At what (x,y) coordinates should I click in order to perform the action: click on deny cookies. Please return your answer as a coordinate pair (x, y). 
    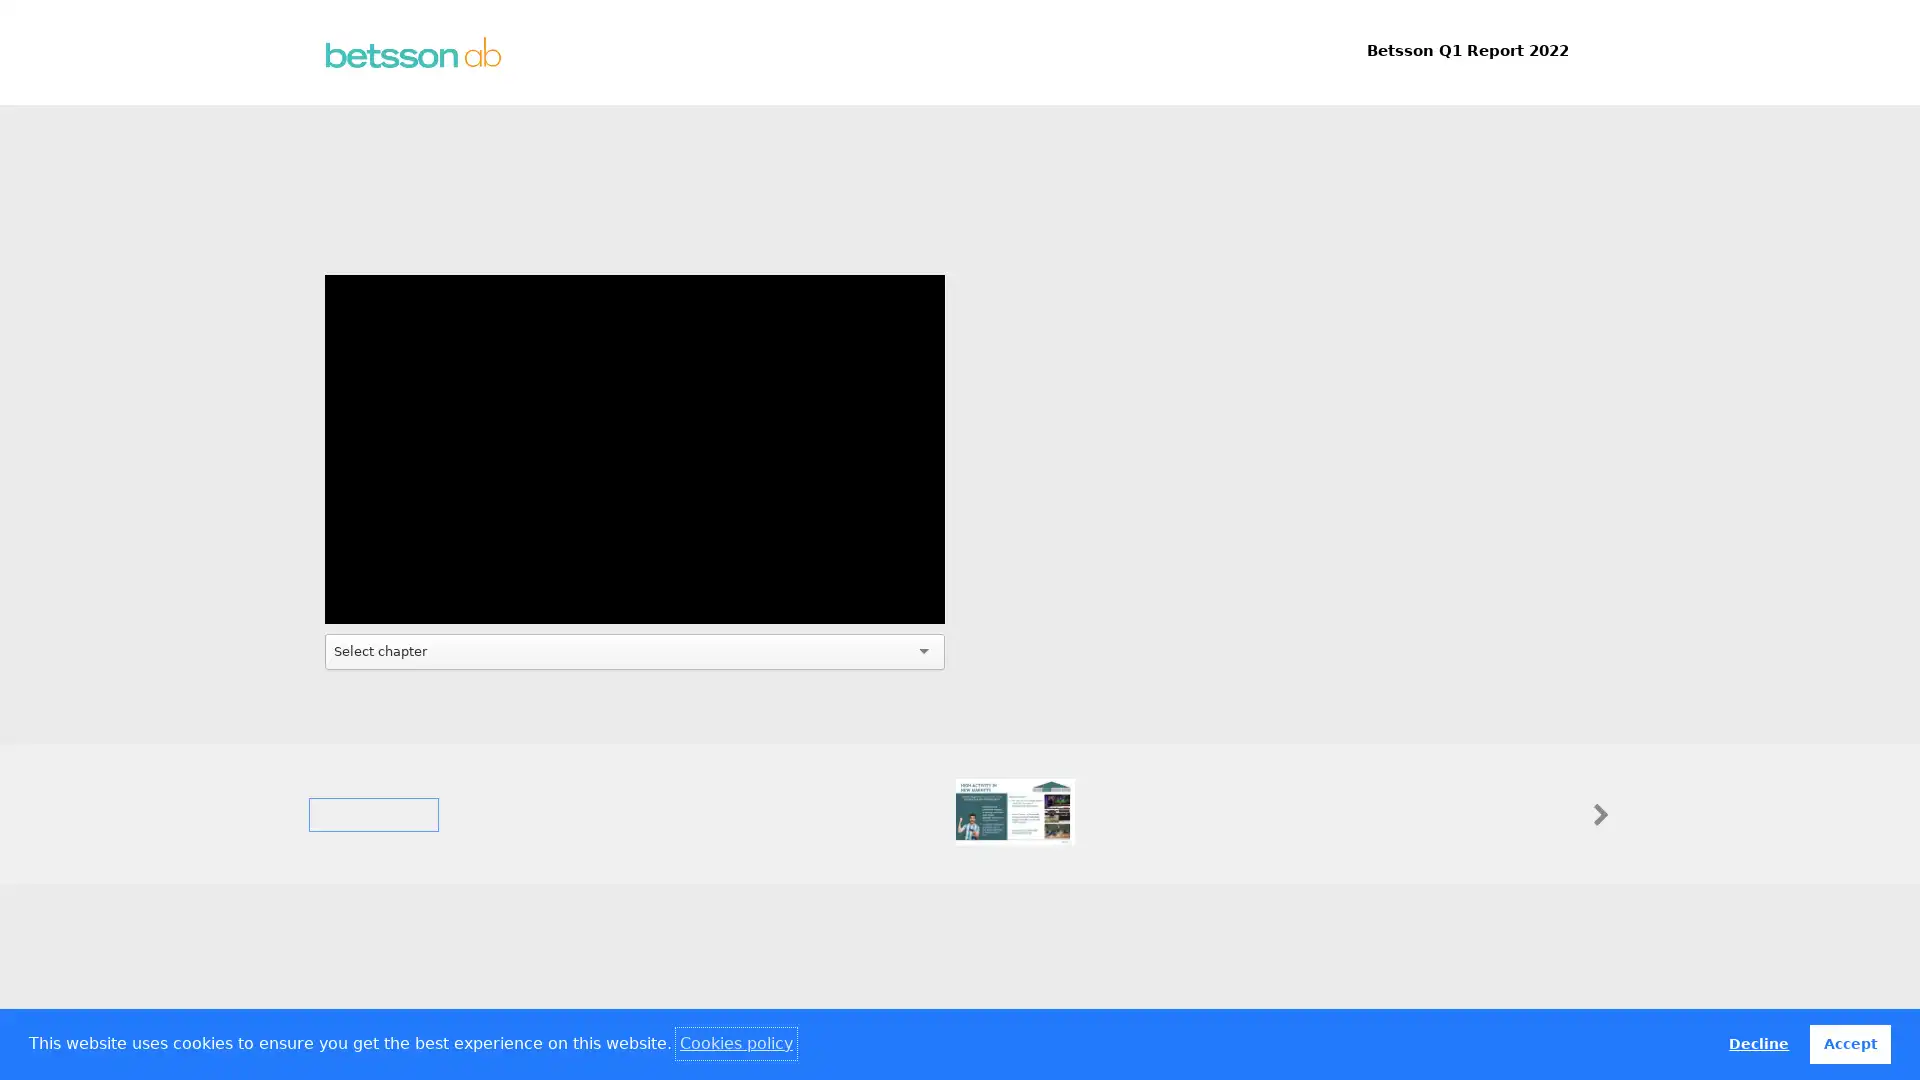
    Looking at the image, I should click on (1757, 1043).